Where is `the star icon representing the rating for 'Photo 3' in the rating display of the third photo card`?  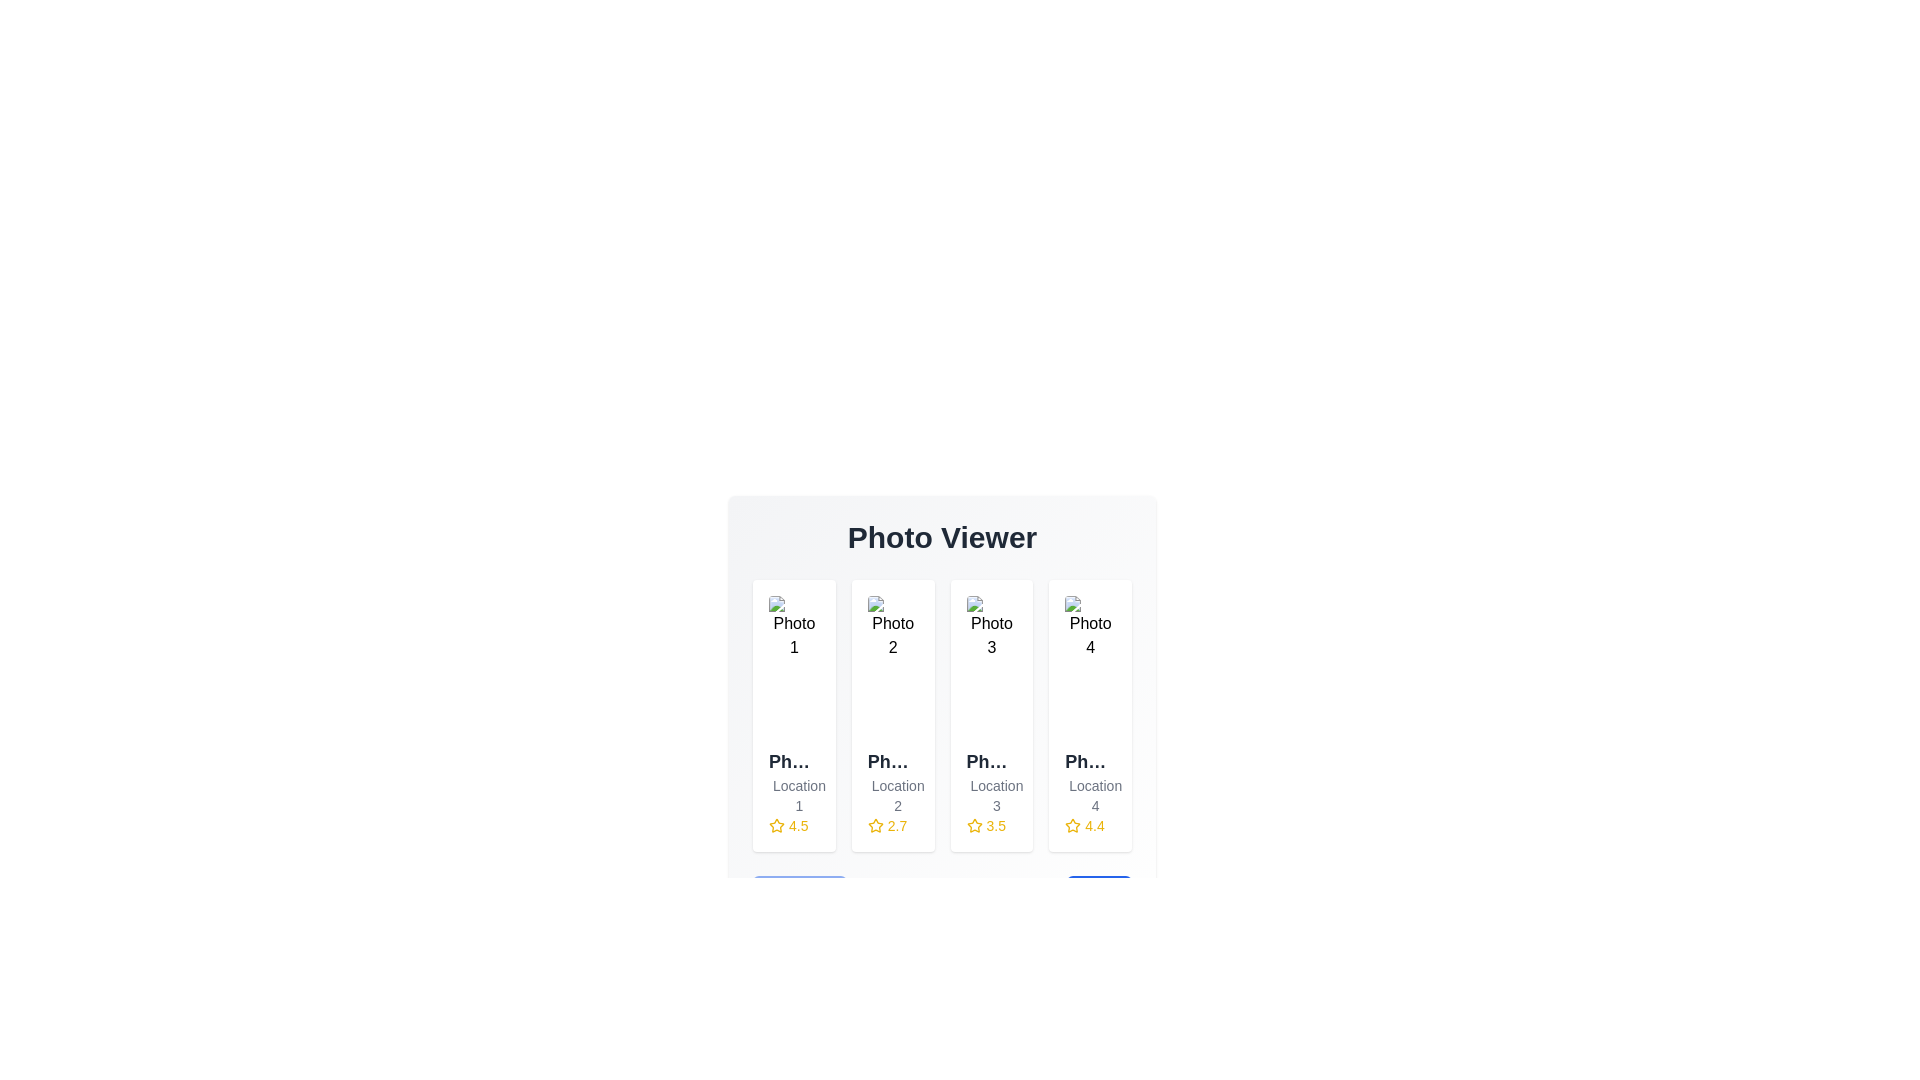
the star icon representing the rating for 'Photo 3' in the rating display of the third photo card is located at coordinates (974, 825).